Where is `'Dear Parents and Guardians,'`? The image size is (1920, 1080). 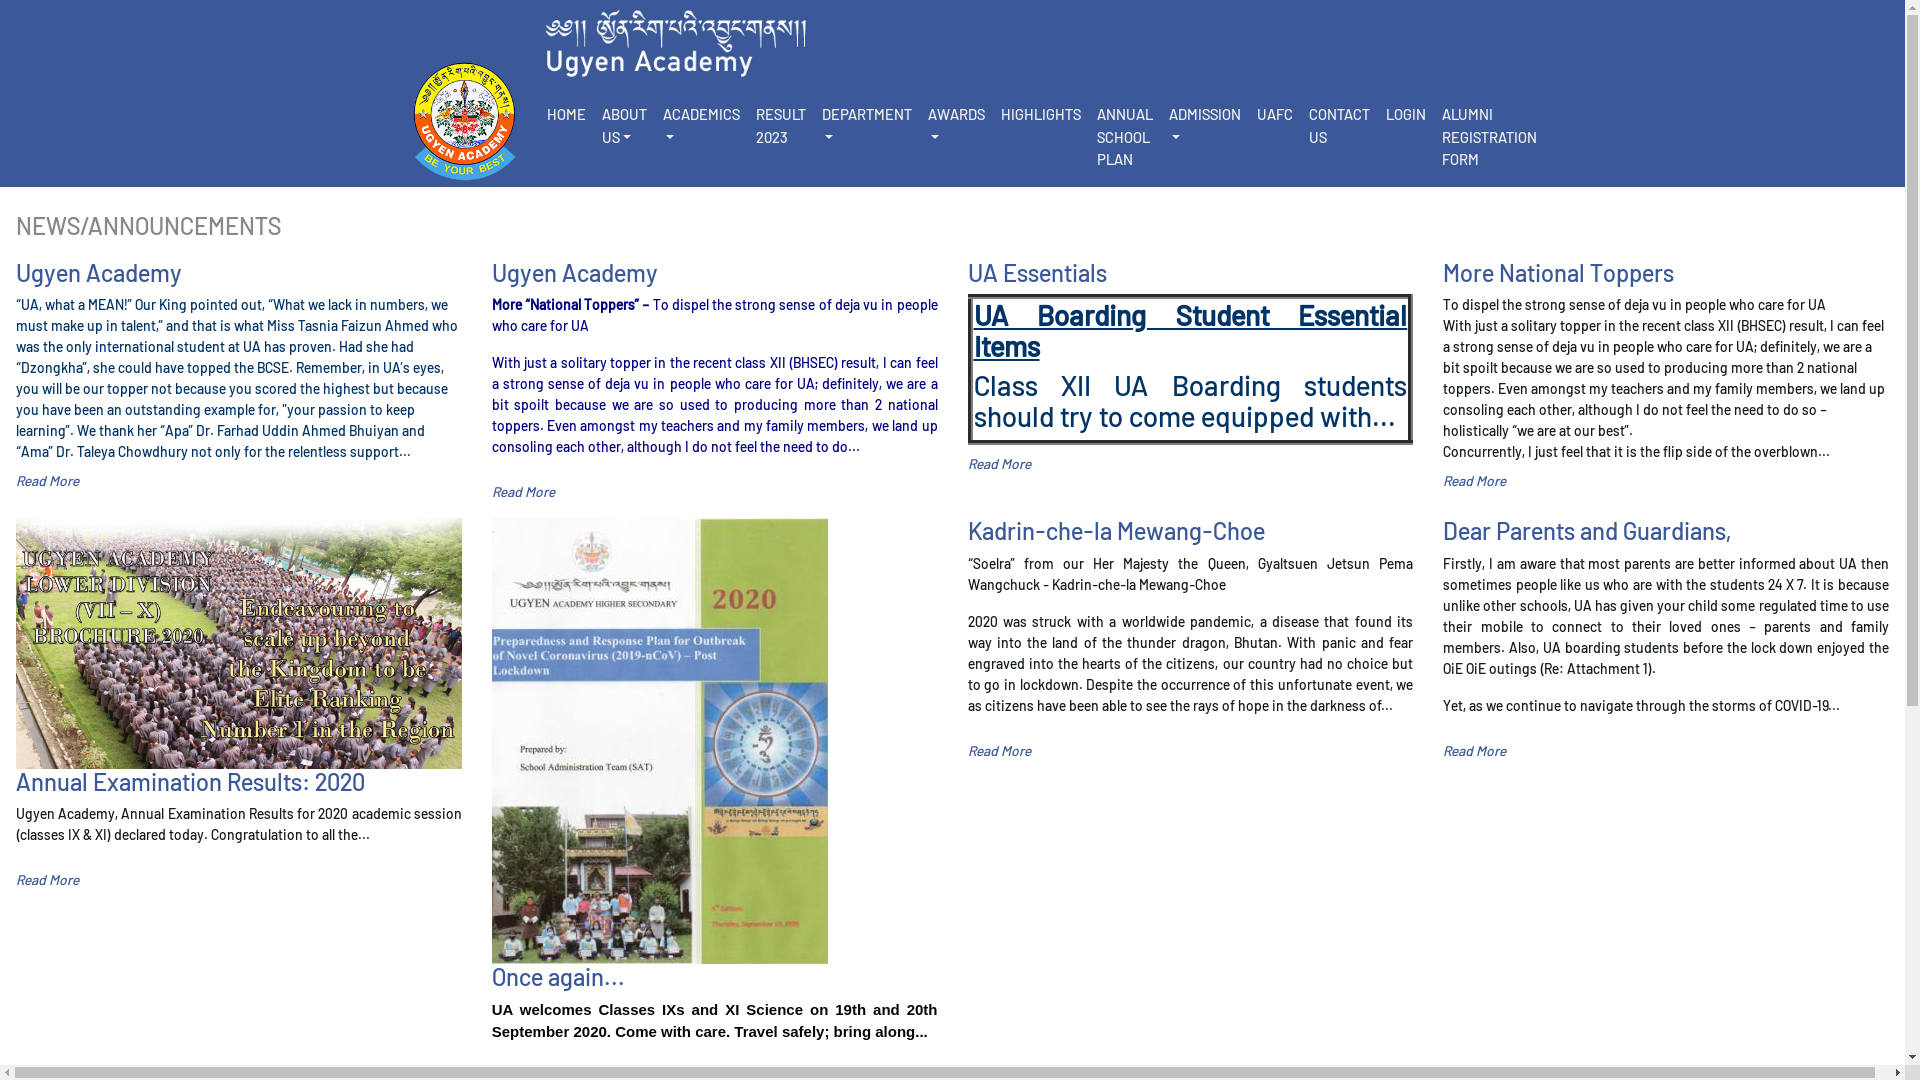
'Dear Parents and Guardians,' is located at coordinates (1443, 530).